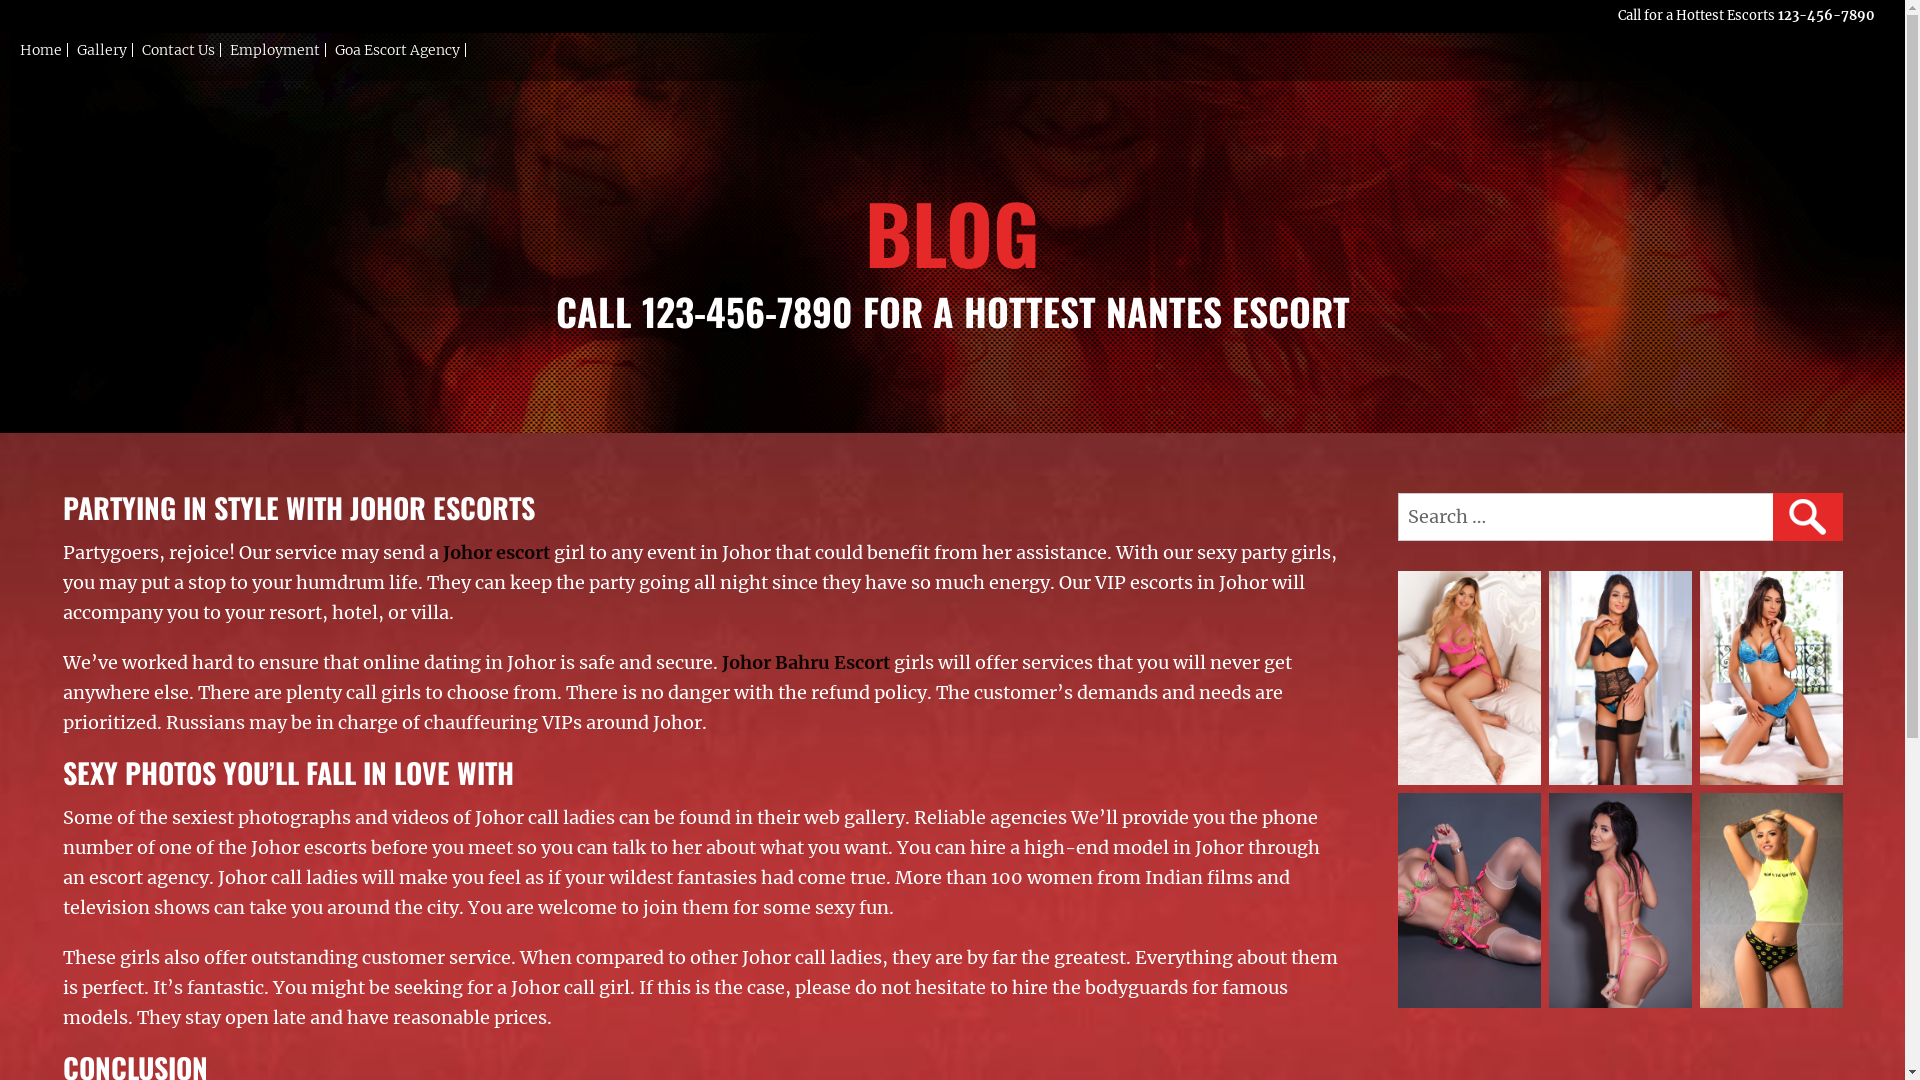 Image resolution: width=1920 pixels, height=1080 pixels. What do you see at coordinates (178, 49) in the screenshot?
I see `'Contact Us'` at bounding box center [178, 49].